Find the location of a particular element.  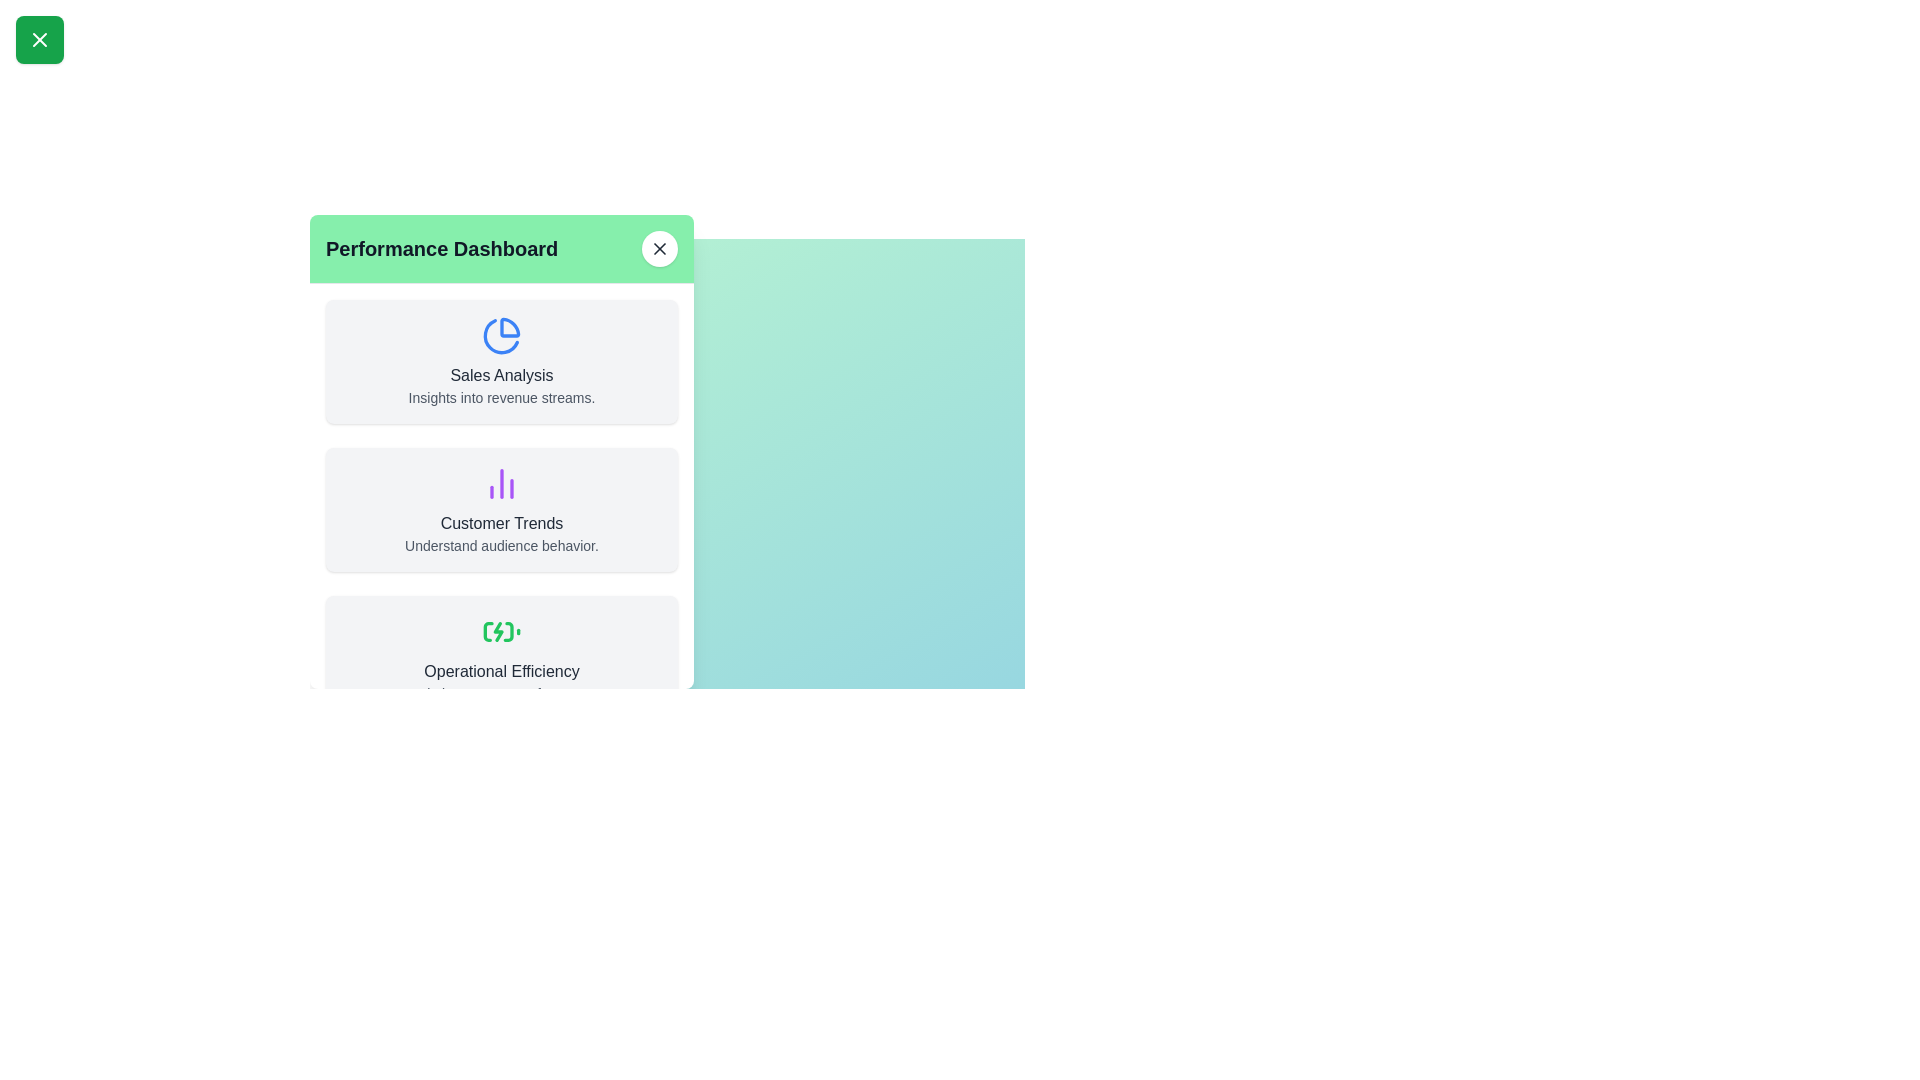

the icon on the second Card UI component in the 'Performance Dashboard' section, which contains textual and graphical content related to customer trends and audience behavior is located at coordinates (502, 508).